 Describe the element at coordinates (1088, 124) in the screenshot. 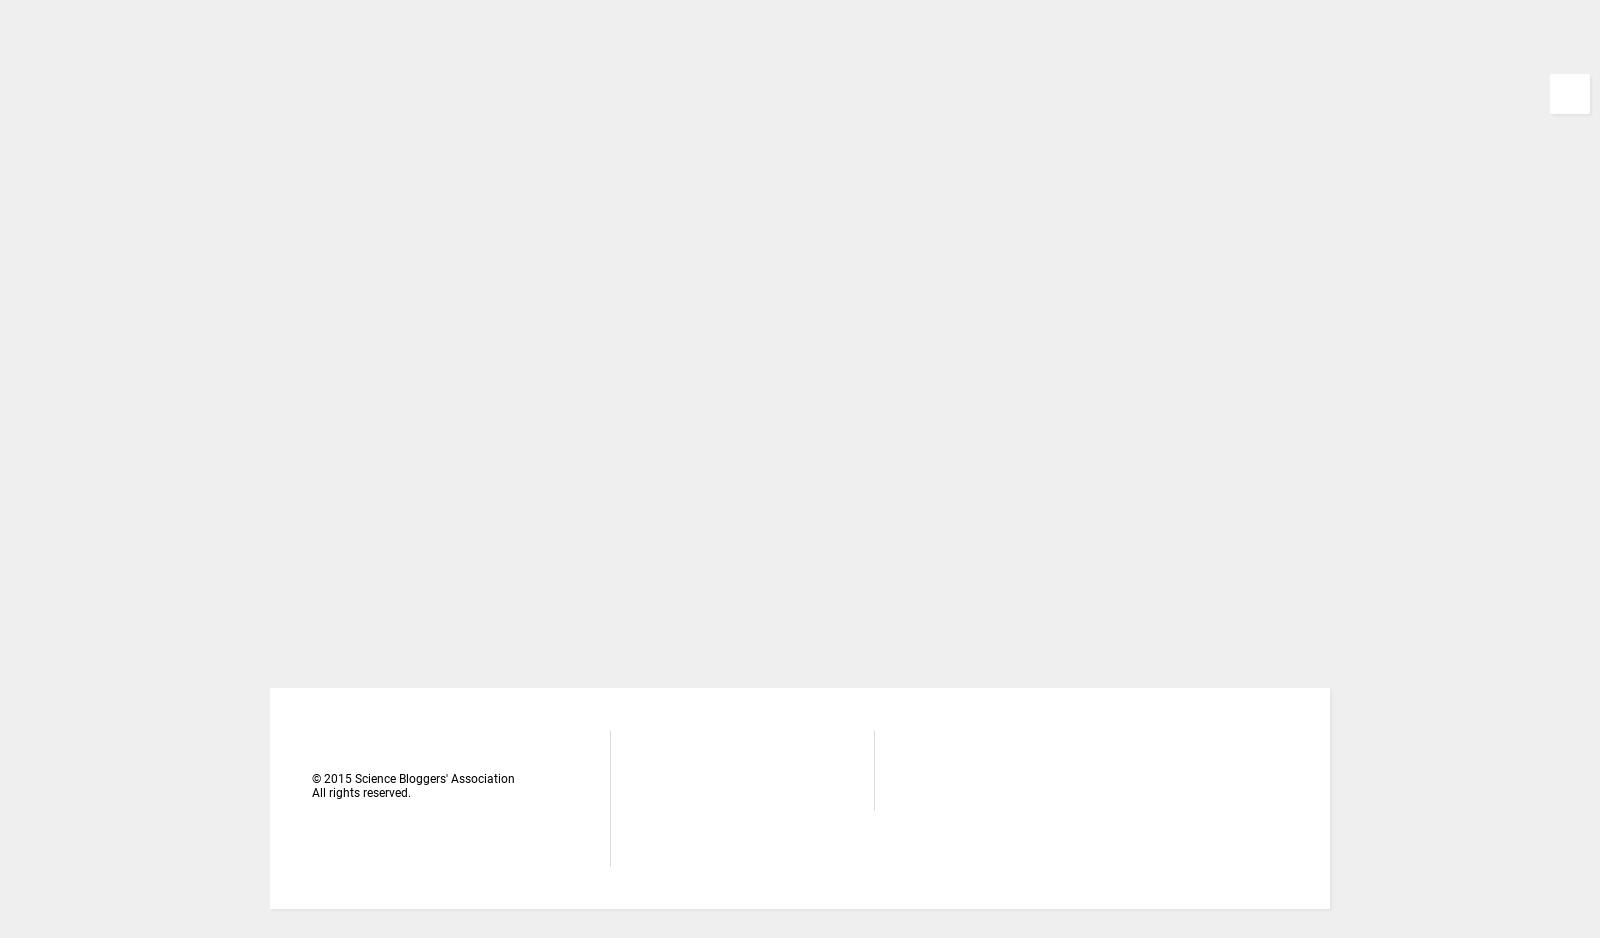

I see `'पानी पर तैरते पत्थरों का रहस्य...'` at that location.